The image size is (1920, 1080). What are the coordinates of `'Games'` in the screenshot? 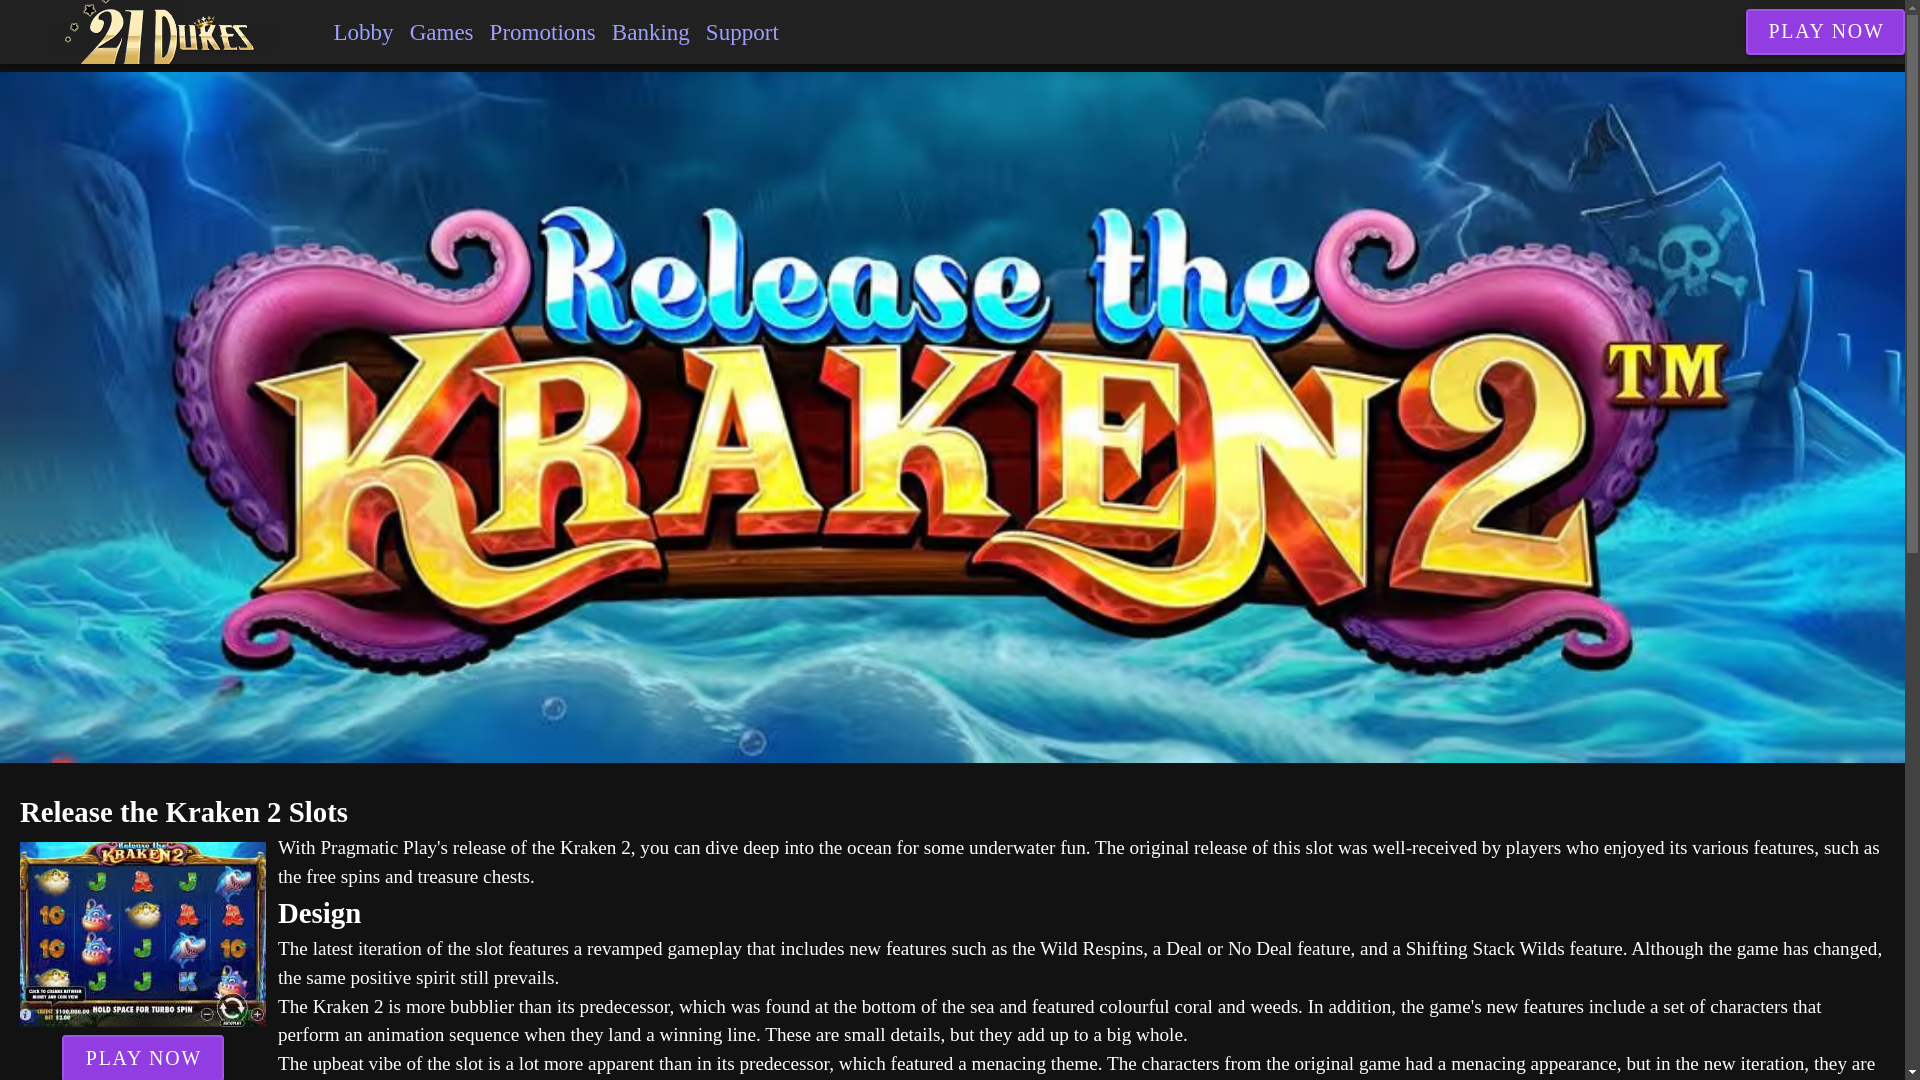 It's located at (440, 31).